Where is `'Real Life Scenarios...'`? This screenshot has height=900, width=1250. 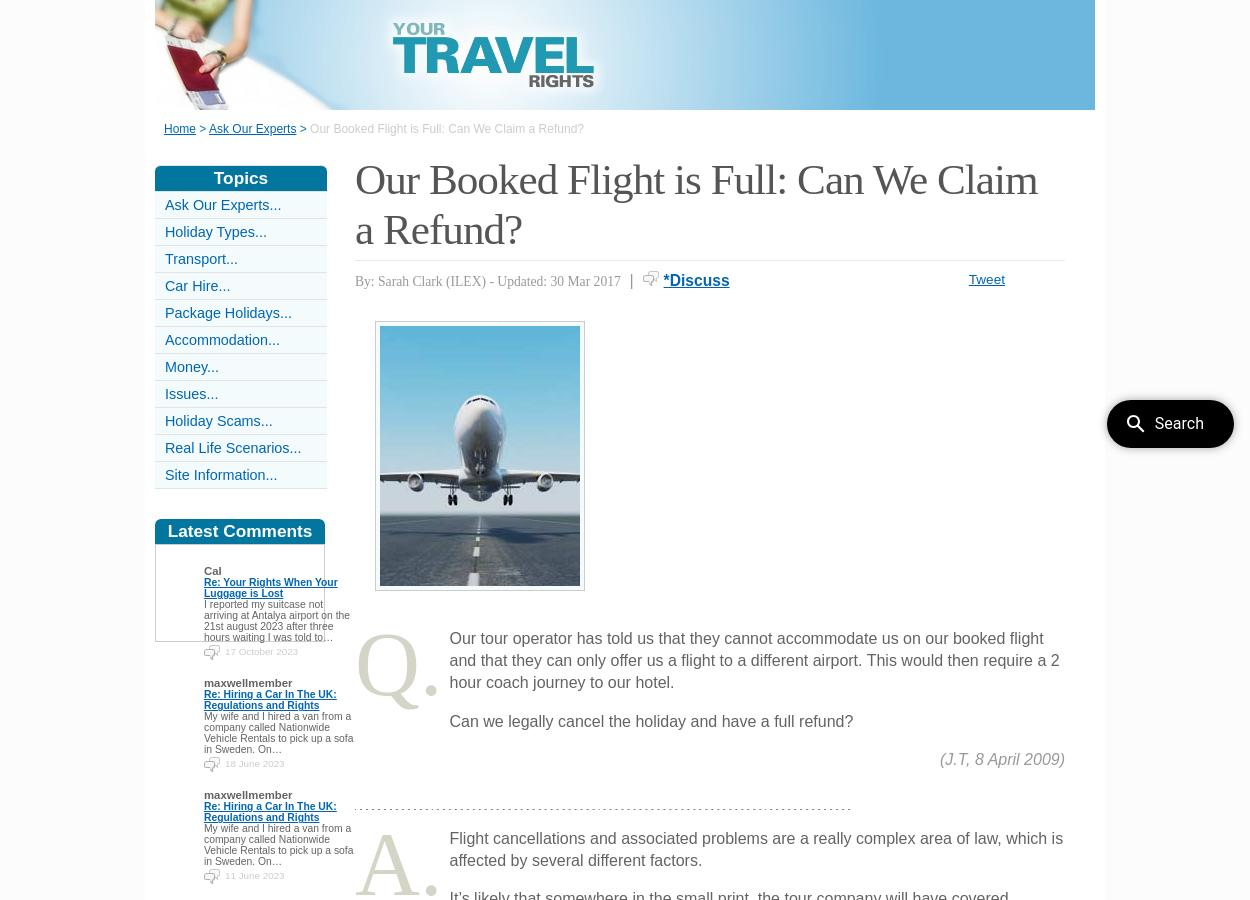 'Real Life Scenarios...' is located at coordinates (232, 448).